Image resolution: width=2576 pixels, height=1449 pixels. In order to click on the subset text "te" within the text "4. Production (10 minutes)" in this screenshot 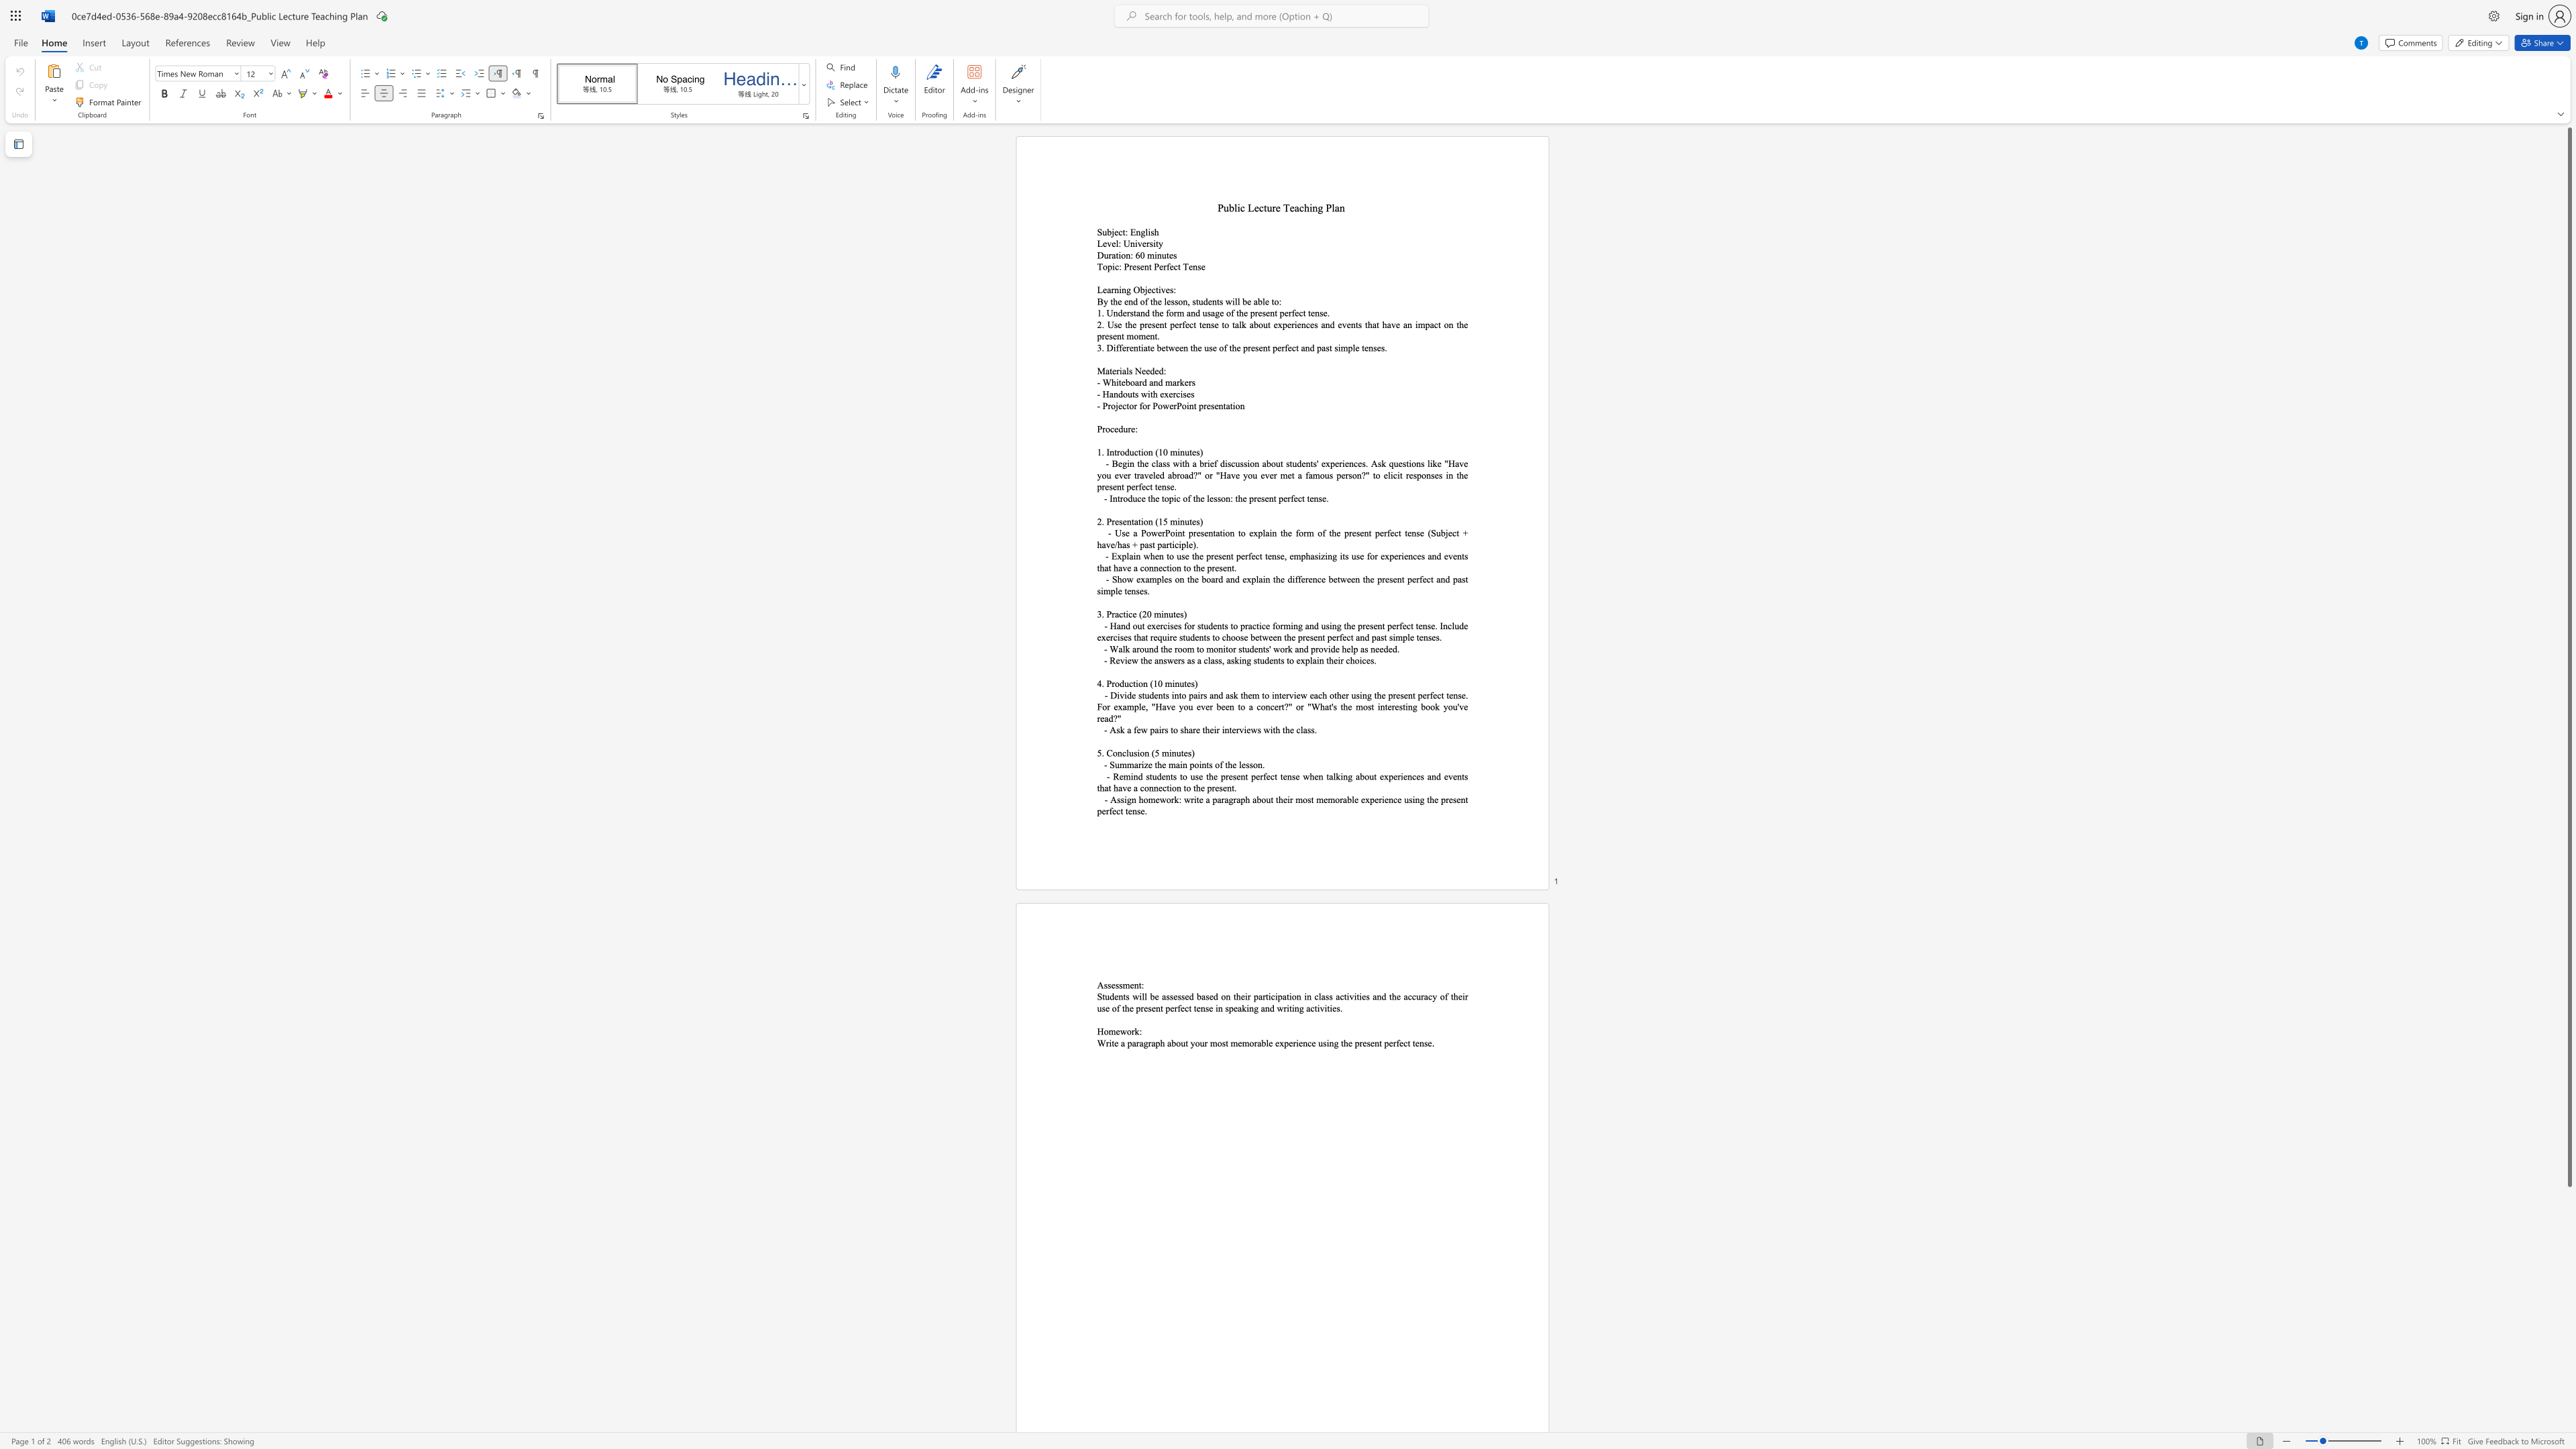, I will do `click(1184, 682)`.